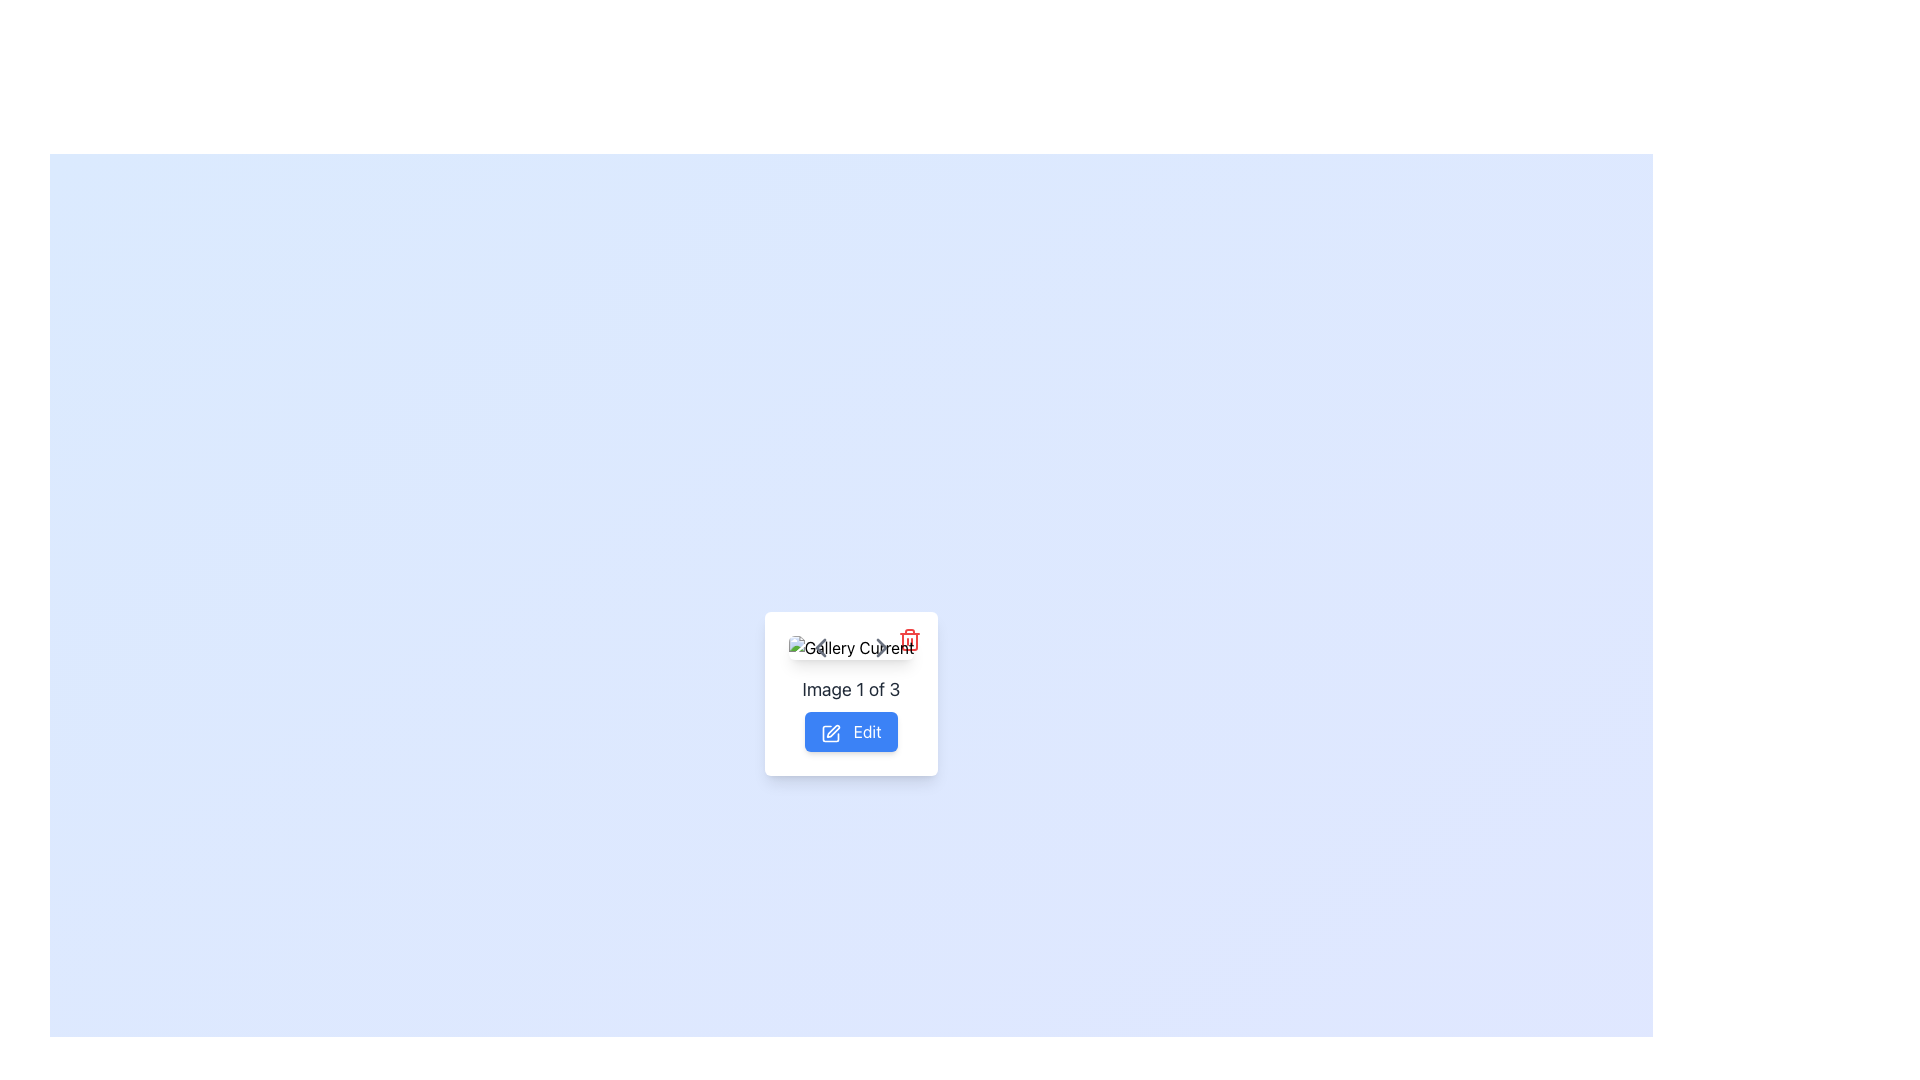  What do you see at coordinates (851, 648) in the screenshot?
I see `the navigation arrows on the Gallery Image Display to change the image, which is centrally placed above the 'Image 1 of 3' text and the 'Edit' button` at bounding box center [851, 648].